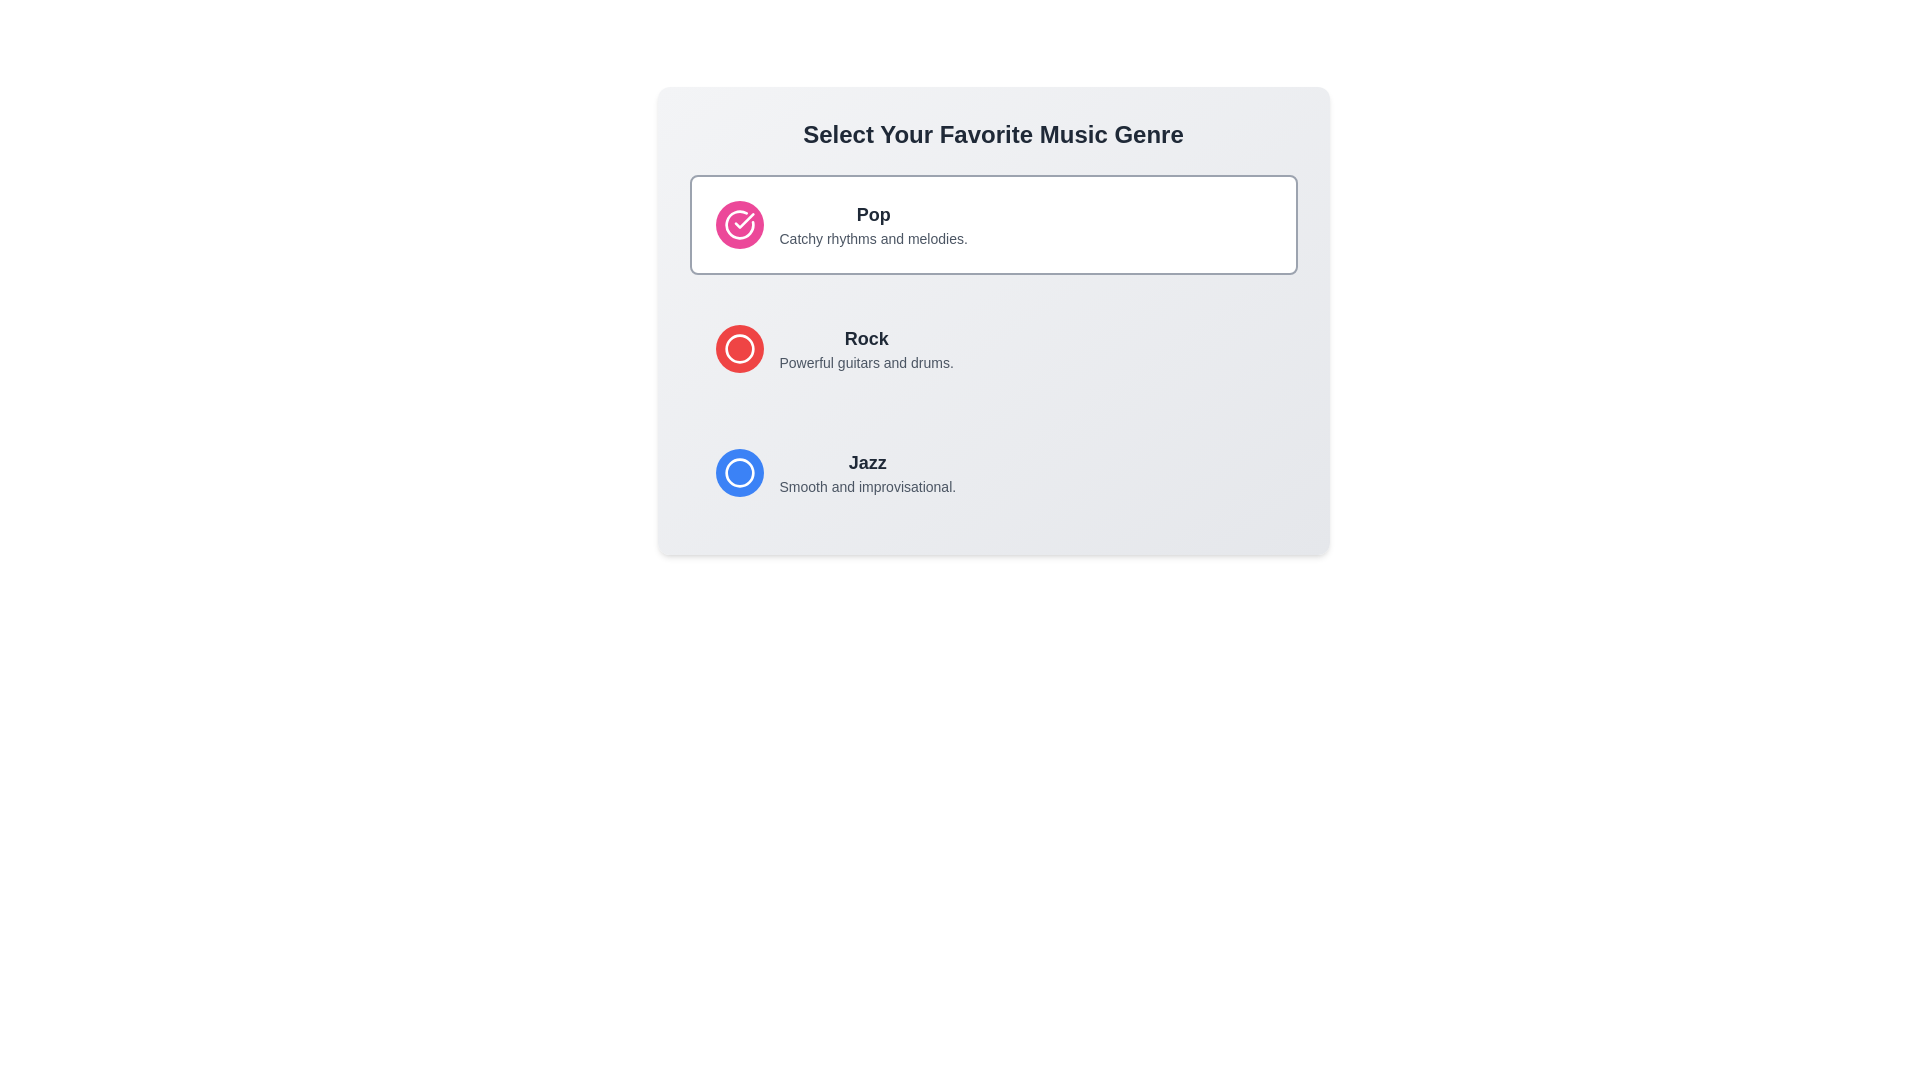  What do you see at coordinates (738, 473) in the screenshot?
I see `the third circular icon representing the Jazz genre` at bounding box center [738, 473].